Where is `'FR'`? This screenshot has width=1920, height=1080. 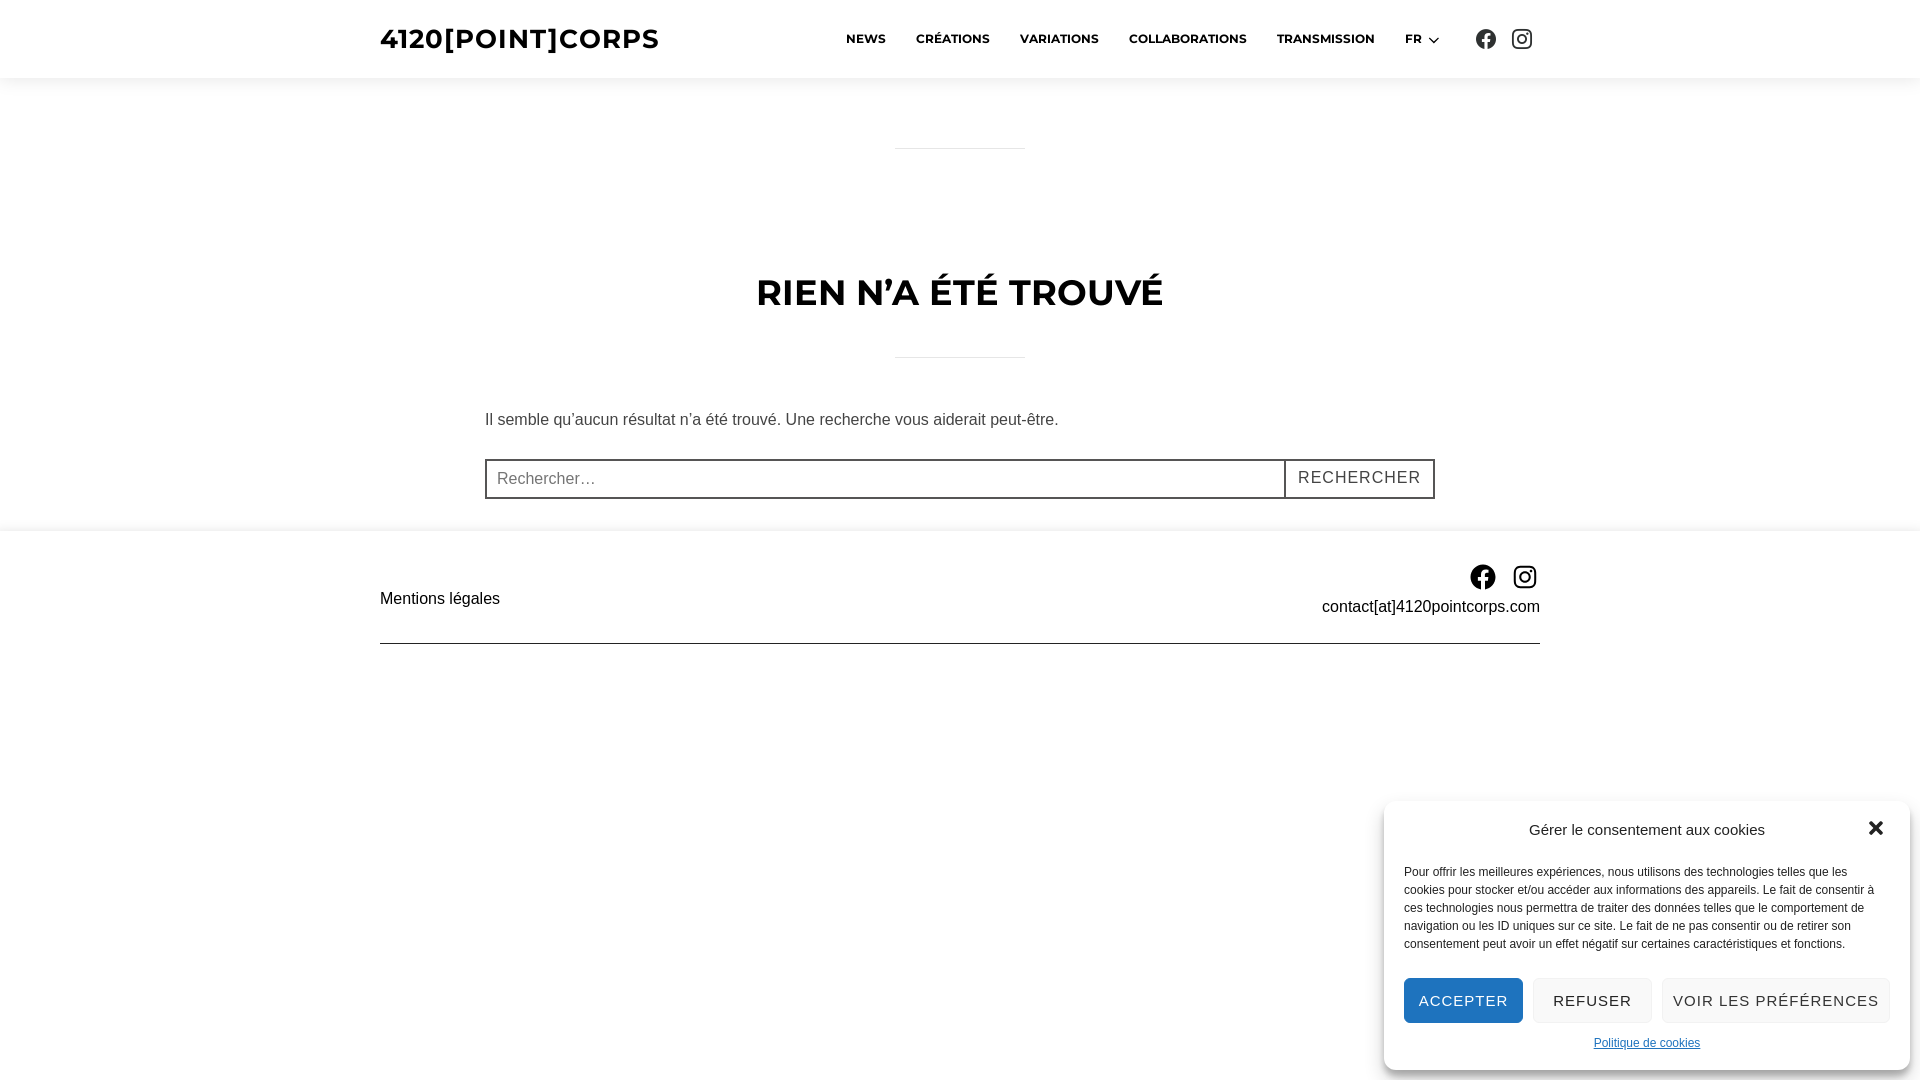
'FR' is located at coordinates (1423, 39).